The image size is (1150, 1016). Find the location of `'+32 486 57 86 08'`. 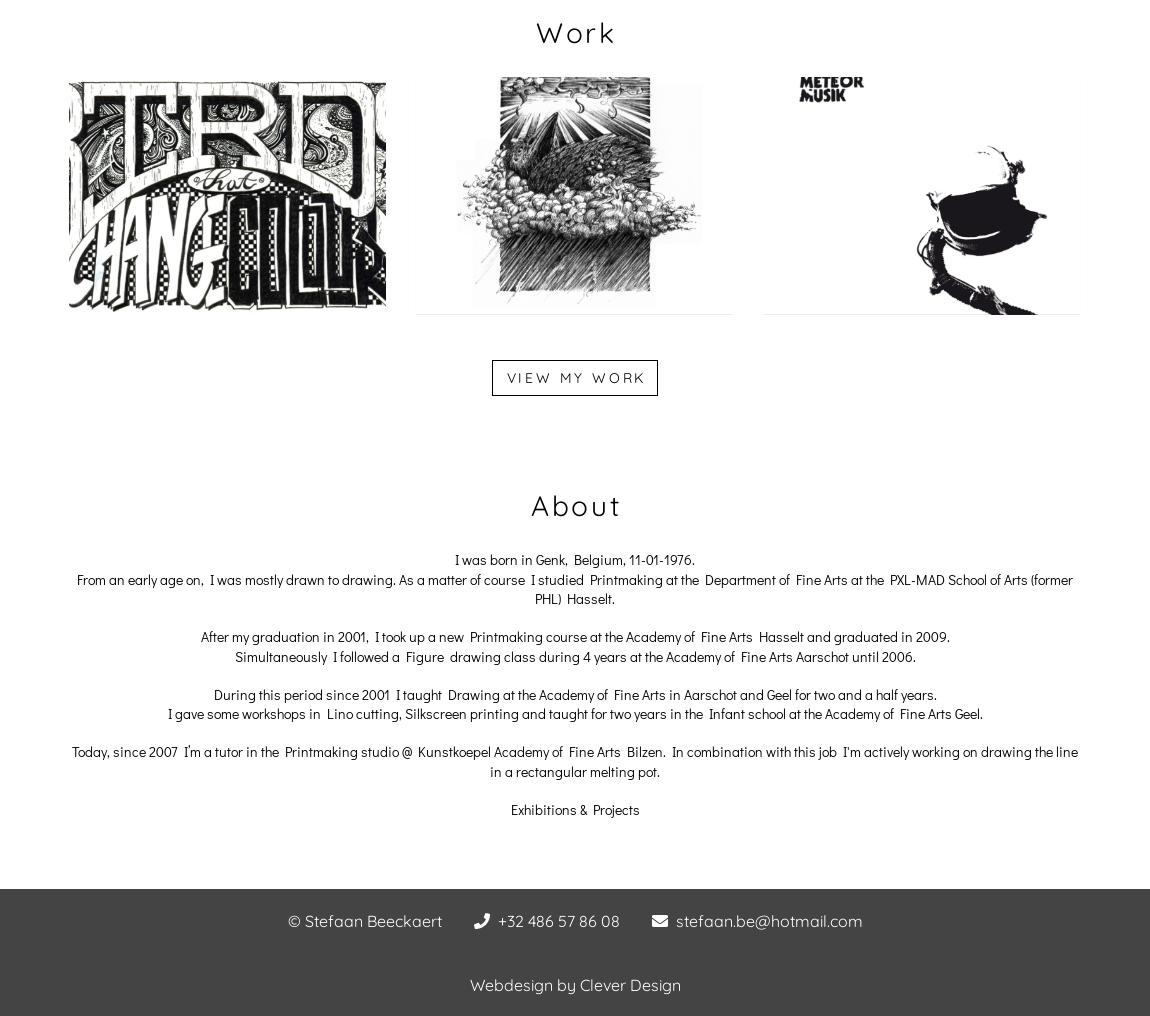

'+32 486 57 86 08' is located at coordinates (497, 920).